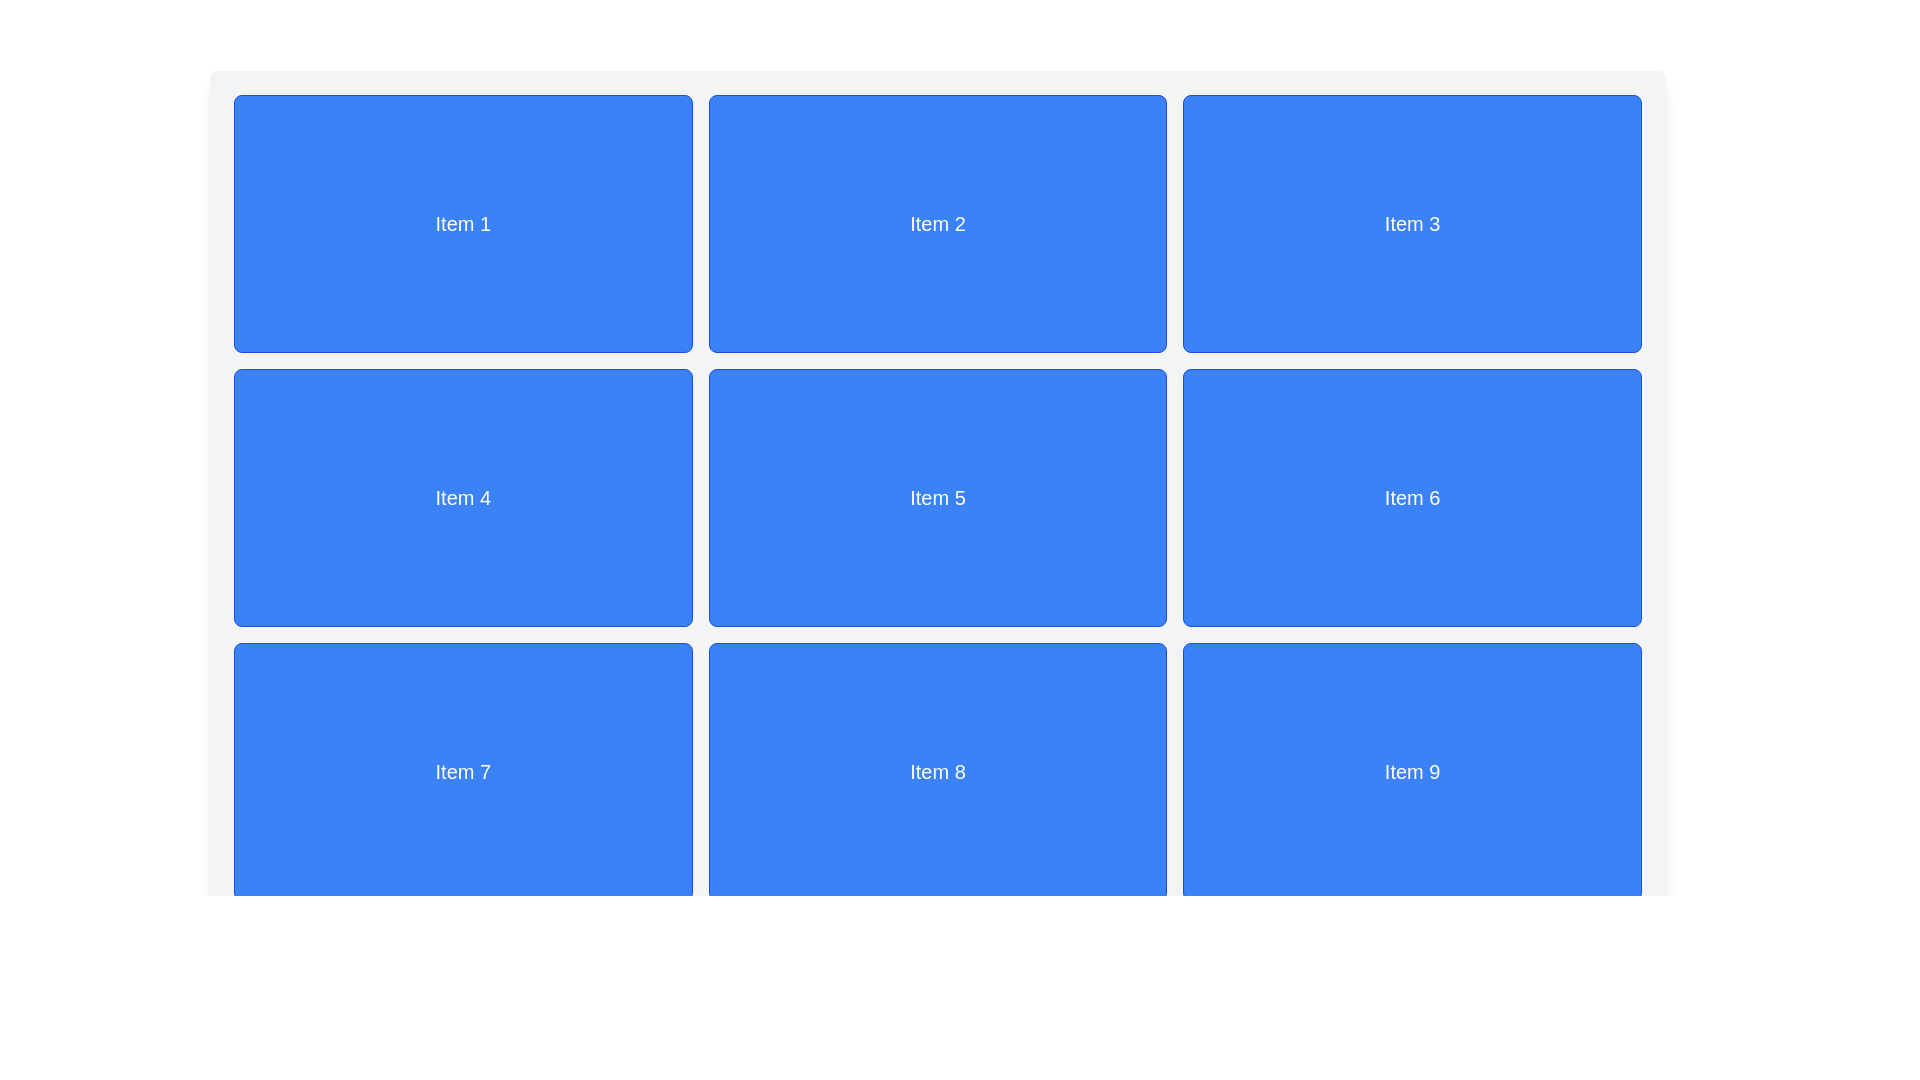  Describe the element at coordinates (936, 937) in the screenshot. I see `the textual display showing 'Page 1 of 10', which is centered horizontally in the bottom area of the interface` at that location.